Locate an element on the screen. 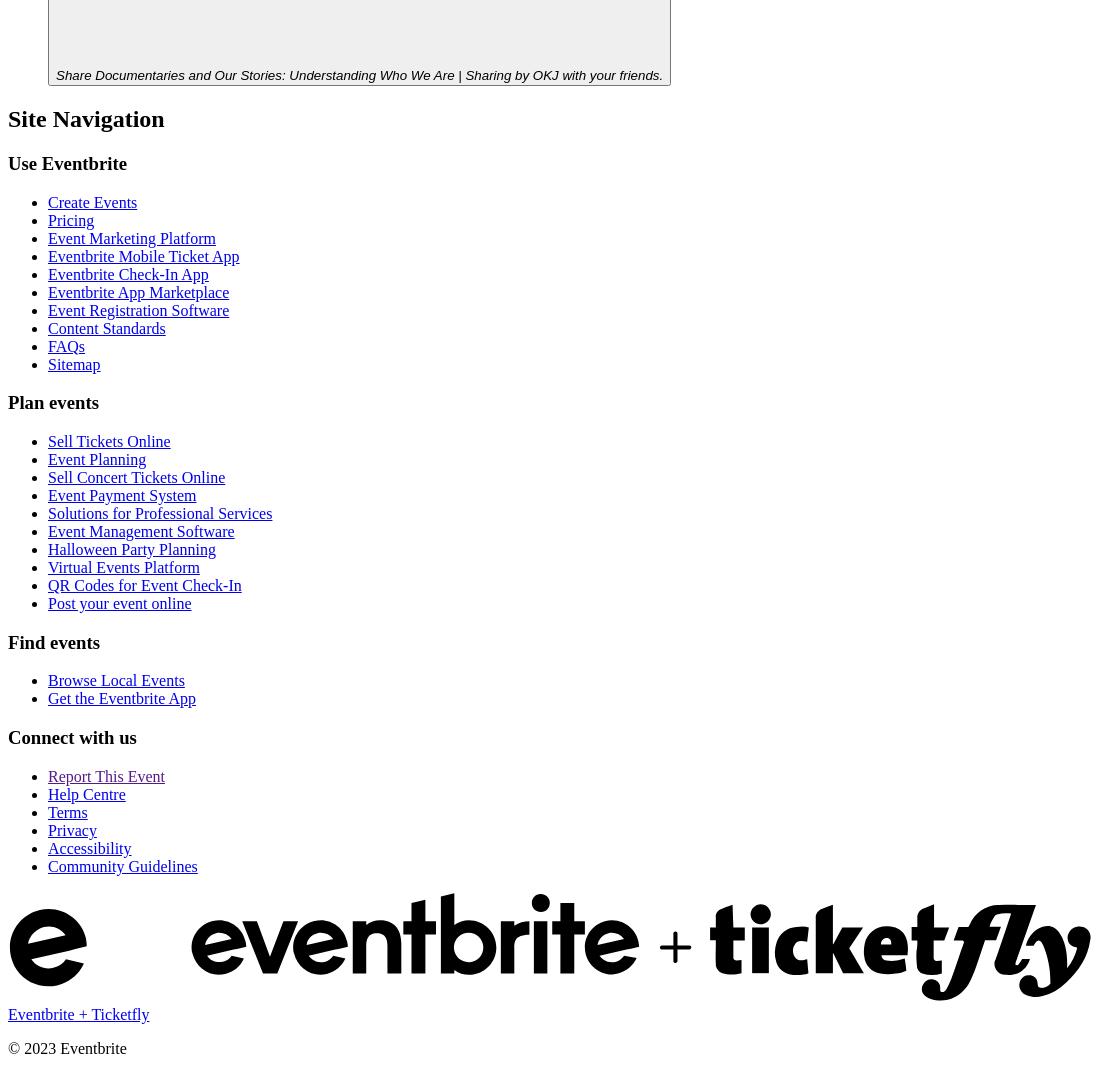 The image size is (1100, 1066). 'Privacy' is located at coordinates (72, 829).